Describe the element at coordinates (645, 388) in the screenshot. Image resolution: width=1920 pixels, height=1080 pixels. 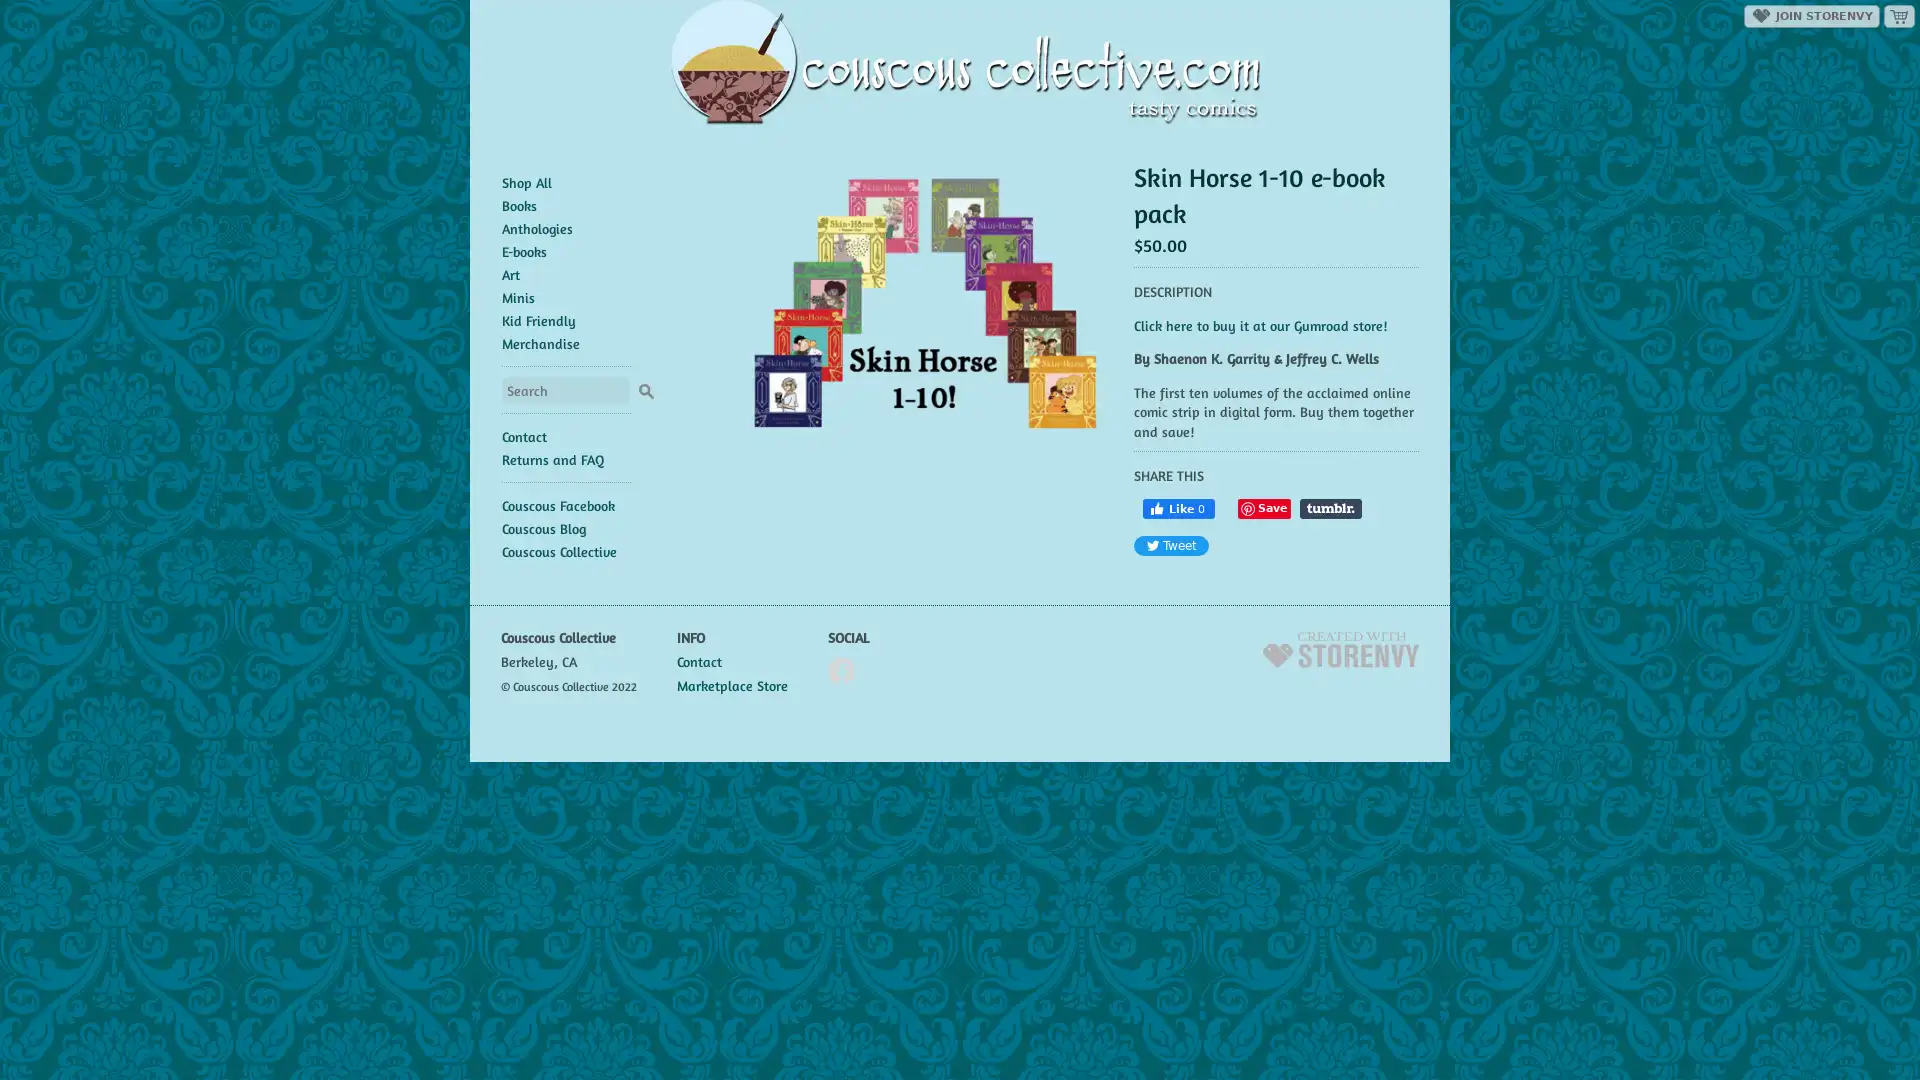
I see `Search` at that location.